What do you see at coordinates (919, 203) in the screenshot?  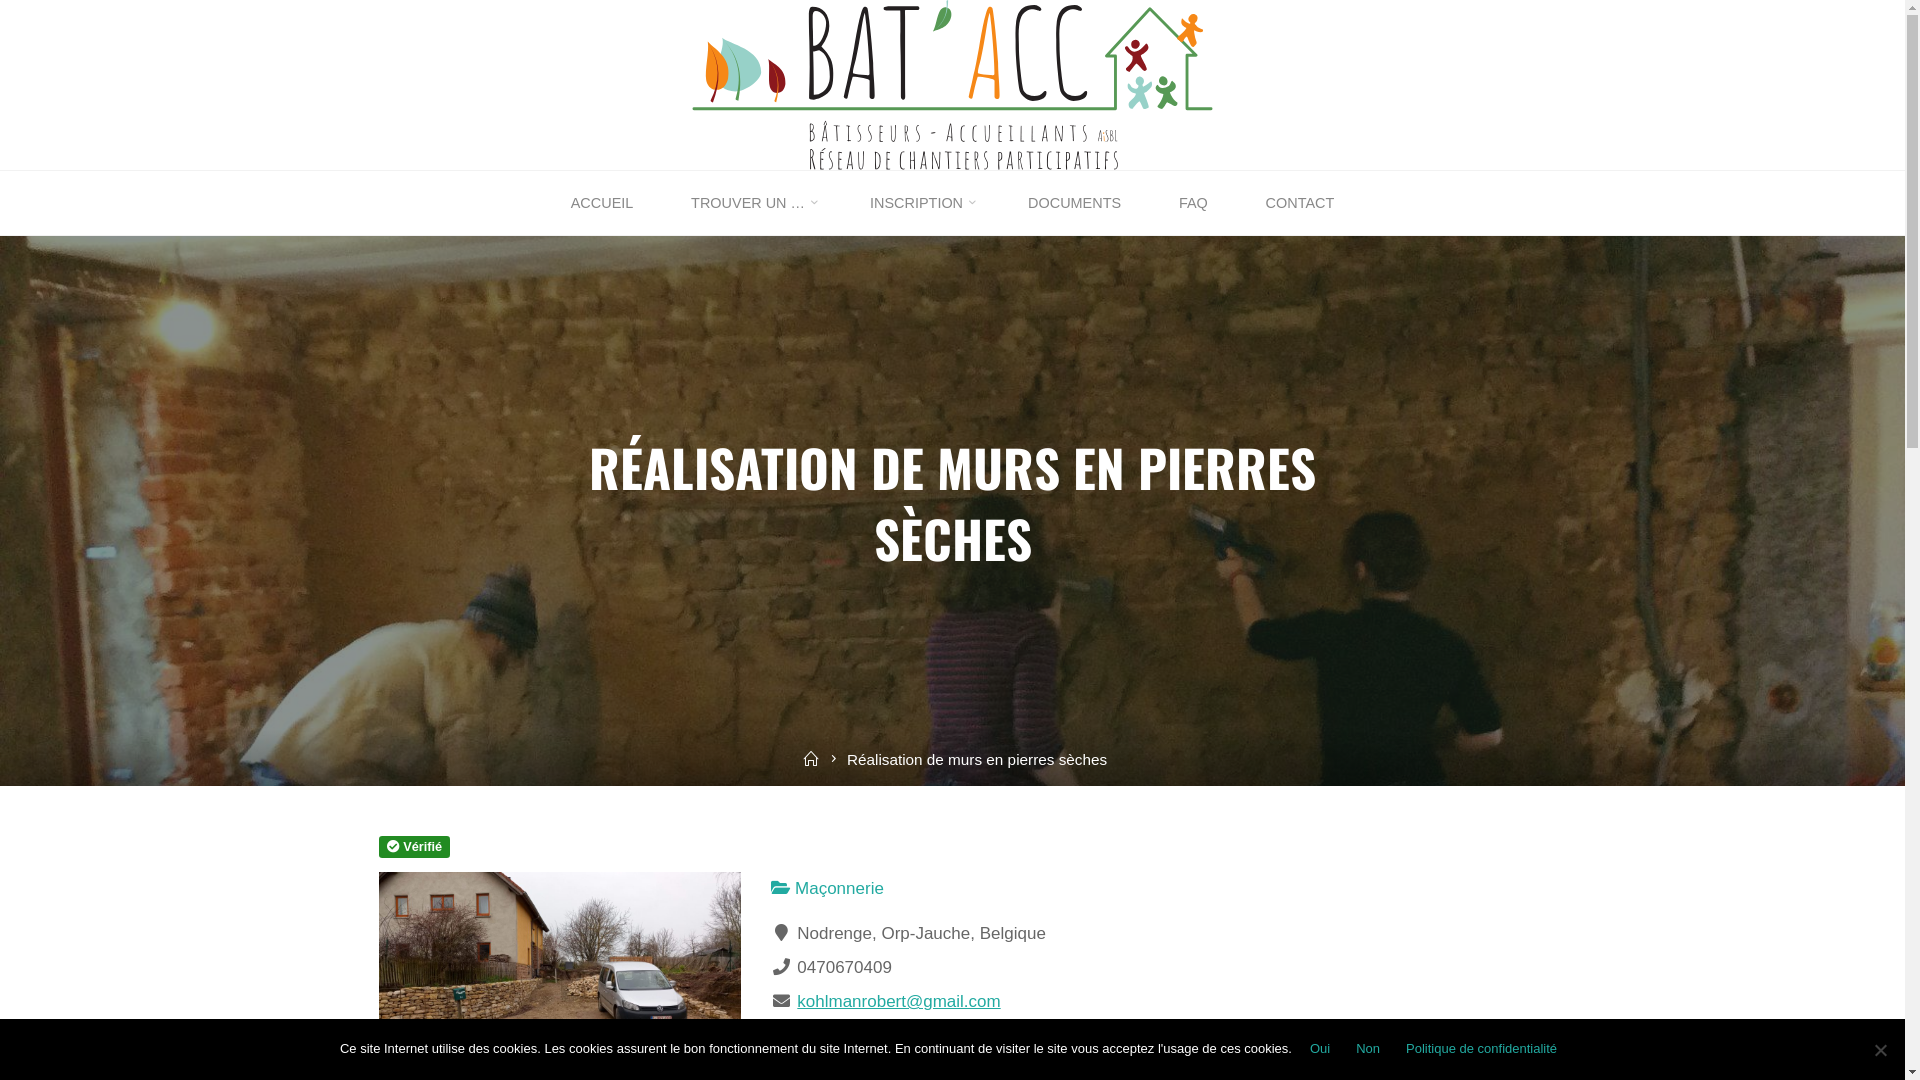 I see `'INSCRIPTION'` at bounding box center [919, 203].